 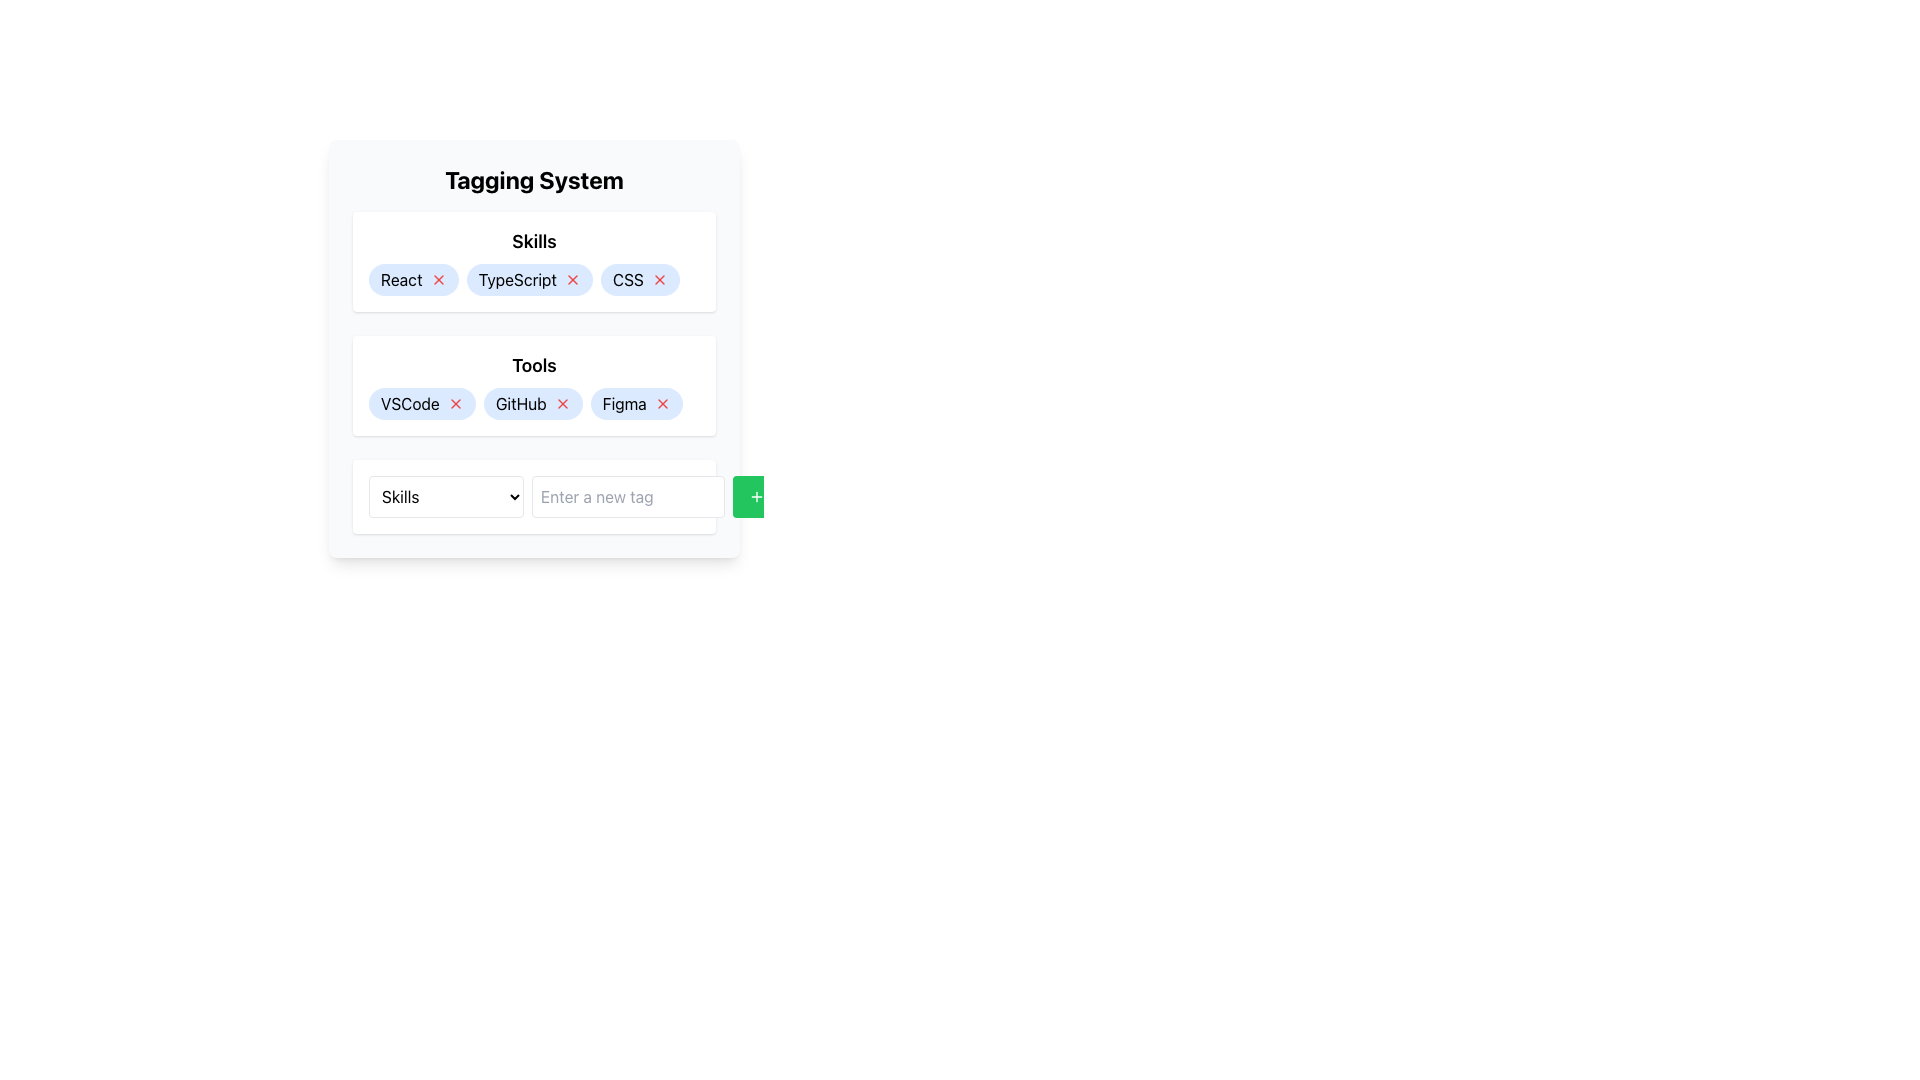 I want to click on the close button located to the right of the 'VSCode' text in the second row of tags under the 'Tools' section, so click(x=454, y=404).